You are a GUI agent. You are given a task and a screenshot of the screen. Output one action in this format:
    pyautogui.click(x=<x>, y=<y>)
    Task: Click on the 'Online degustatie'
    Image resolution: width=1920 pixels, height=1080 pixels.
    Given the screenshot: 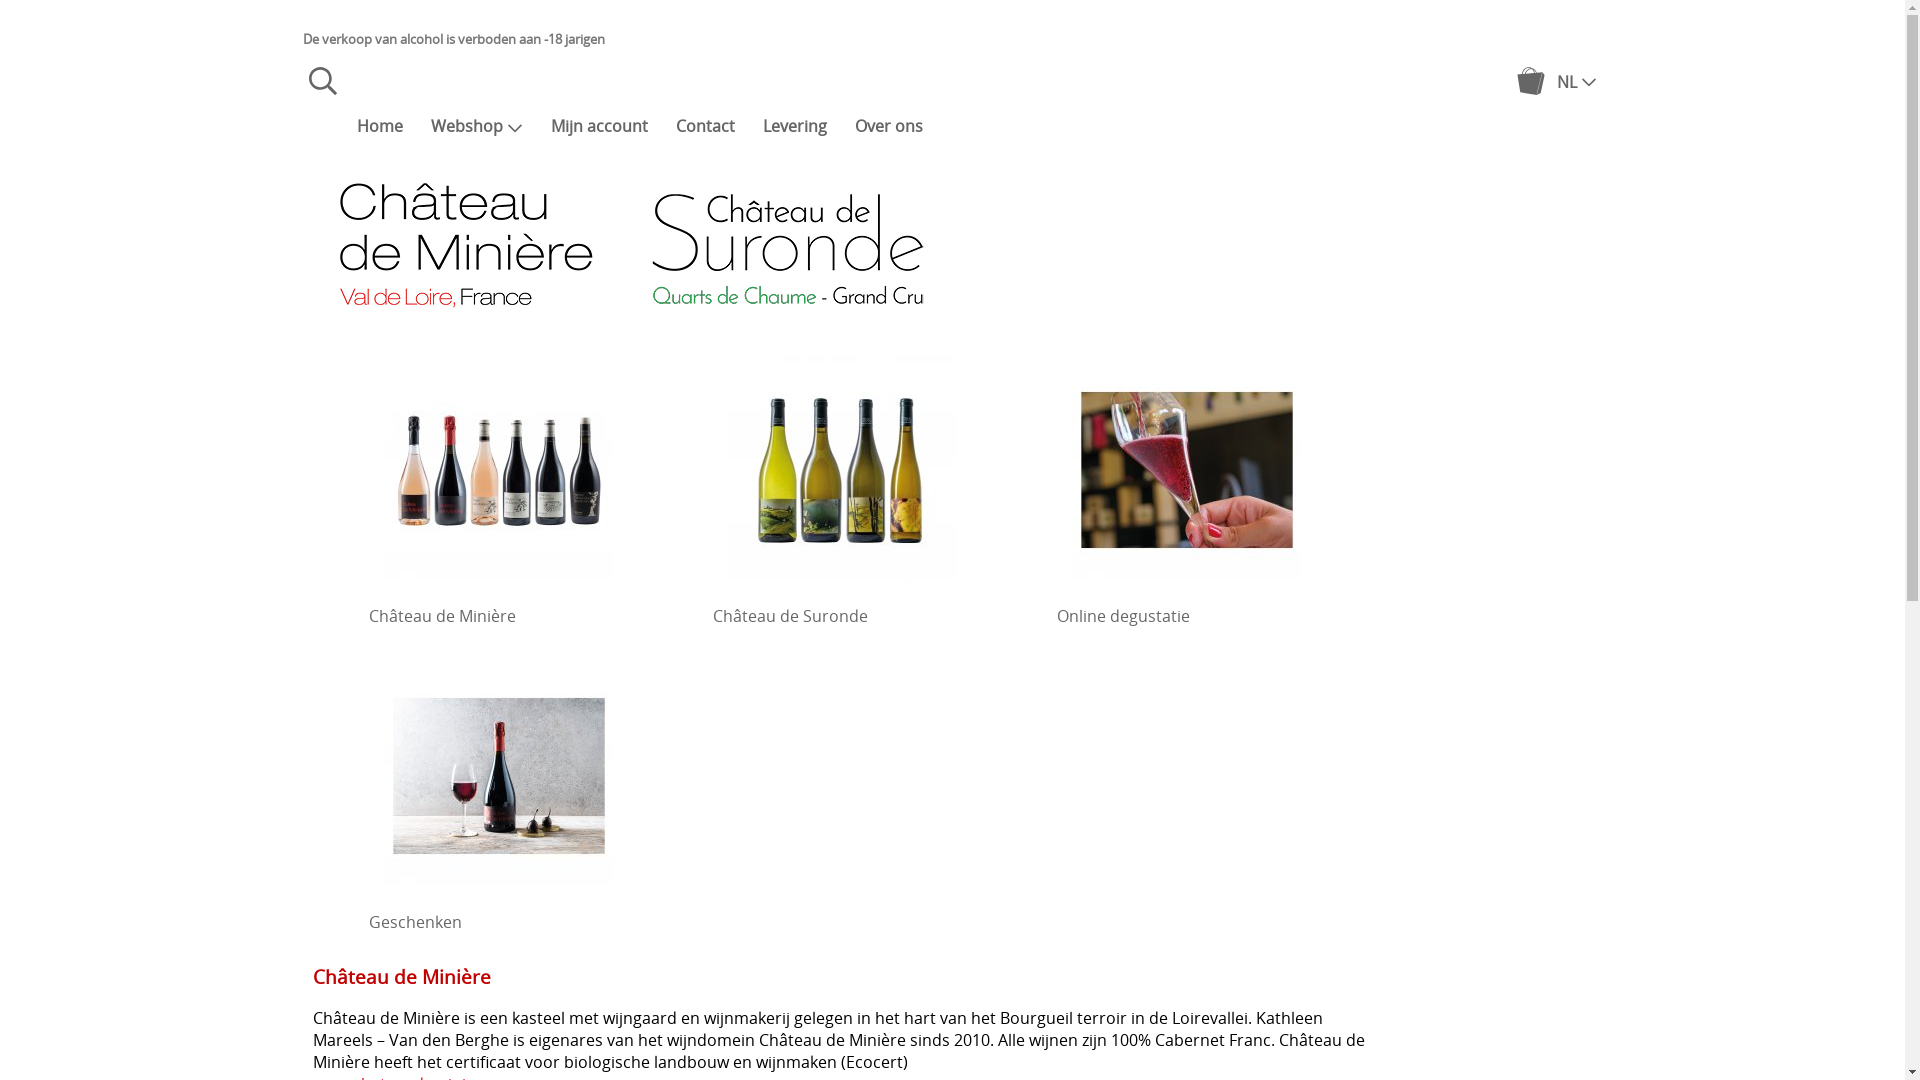 What is the action you would take?
    pyautogui.click(x=1185, y=486)
    